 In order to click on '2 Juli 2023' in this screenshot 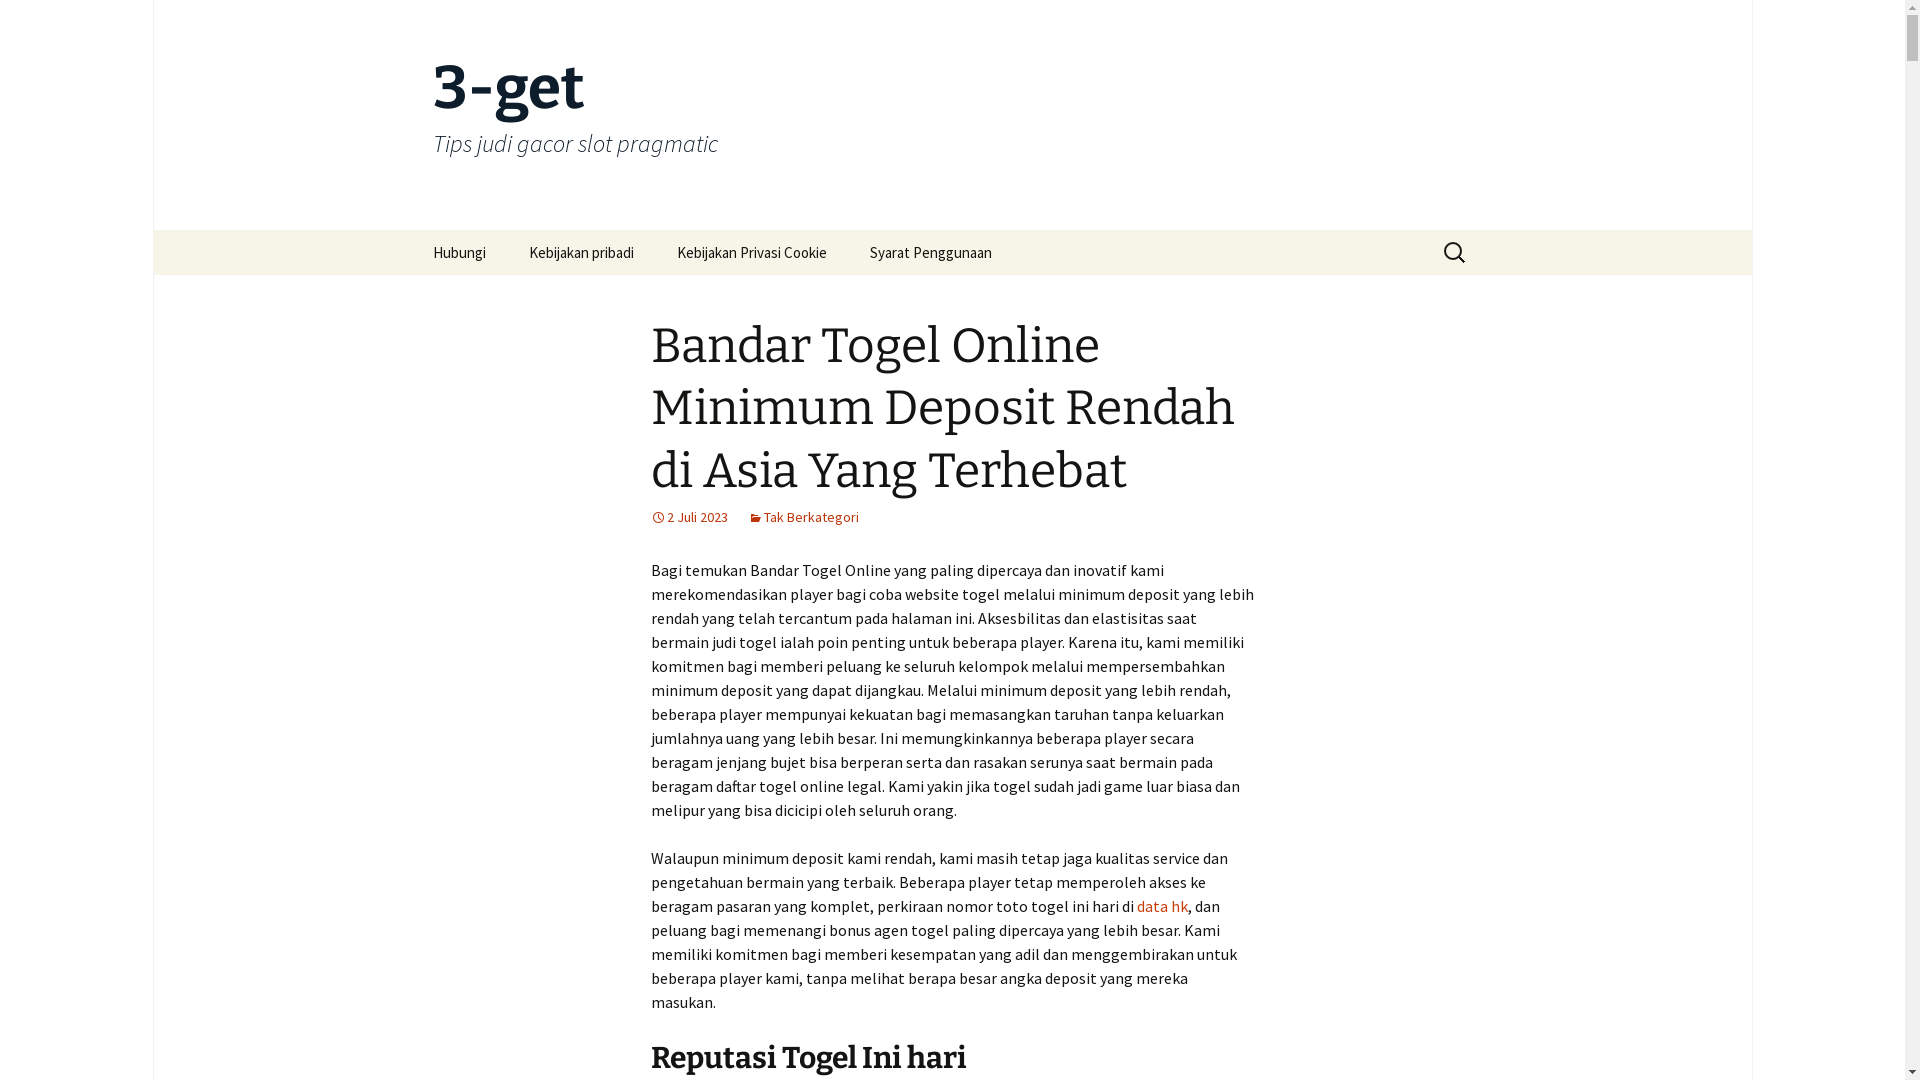, I will do `click(688, 515)`.